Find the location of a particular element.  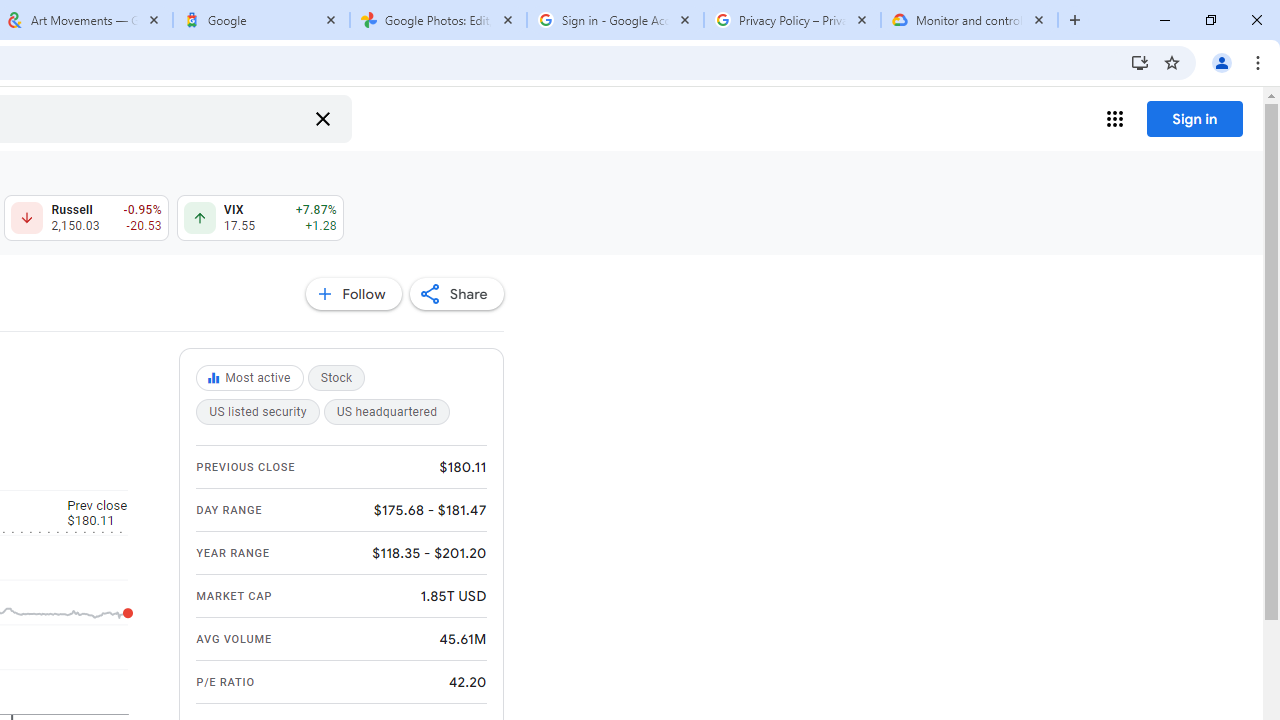

'Clear search' is located at coordinates (322, 118).